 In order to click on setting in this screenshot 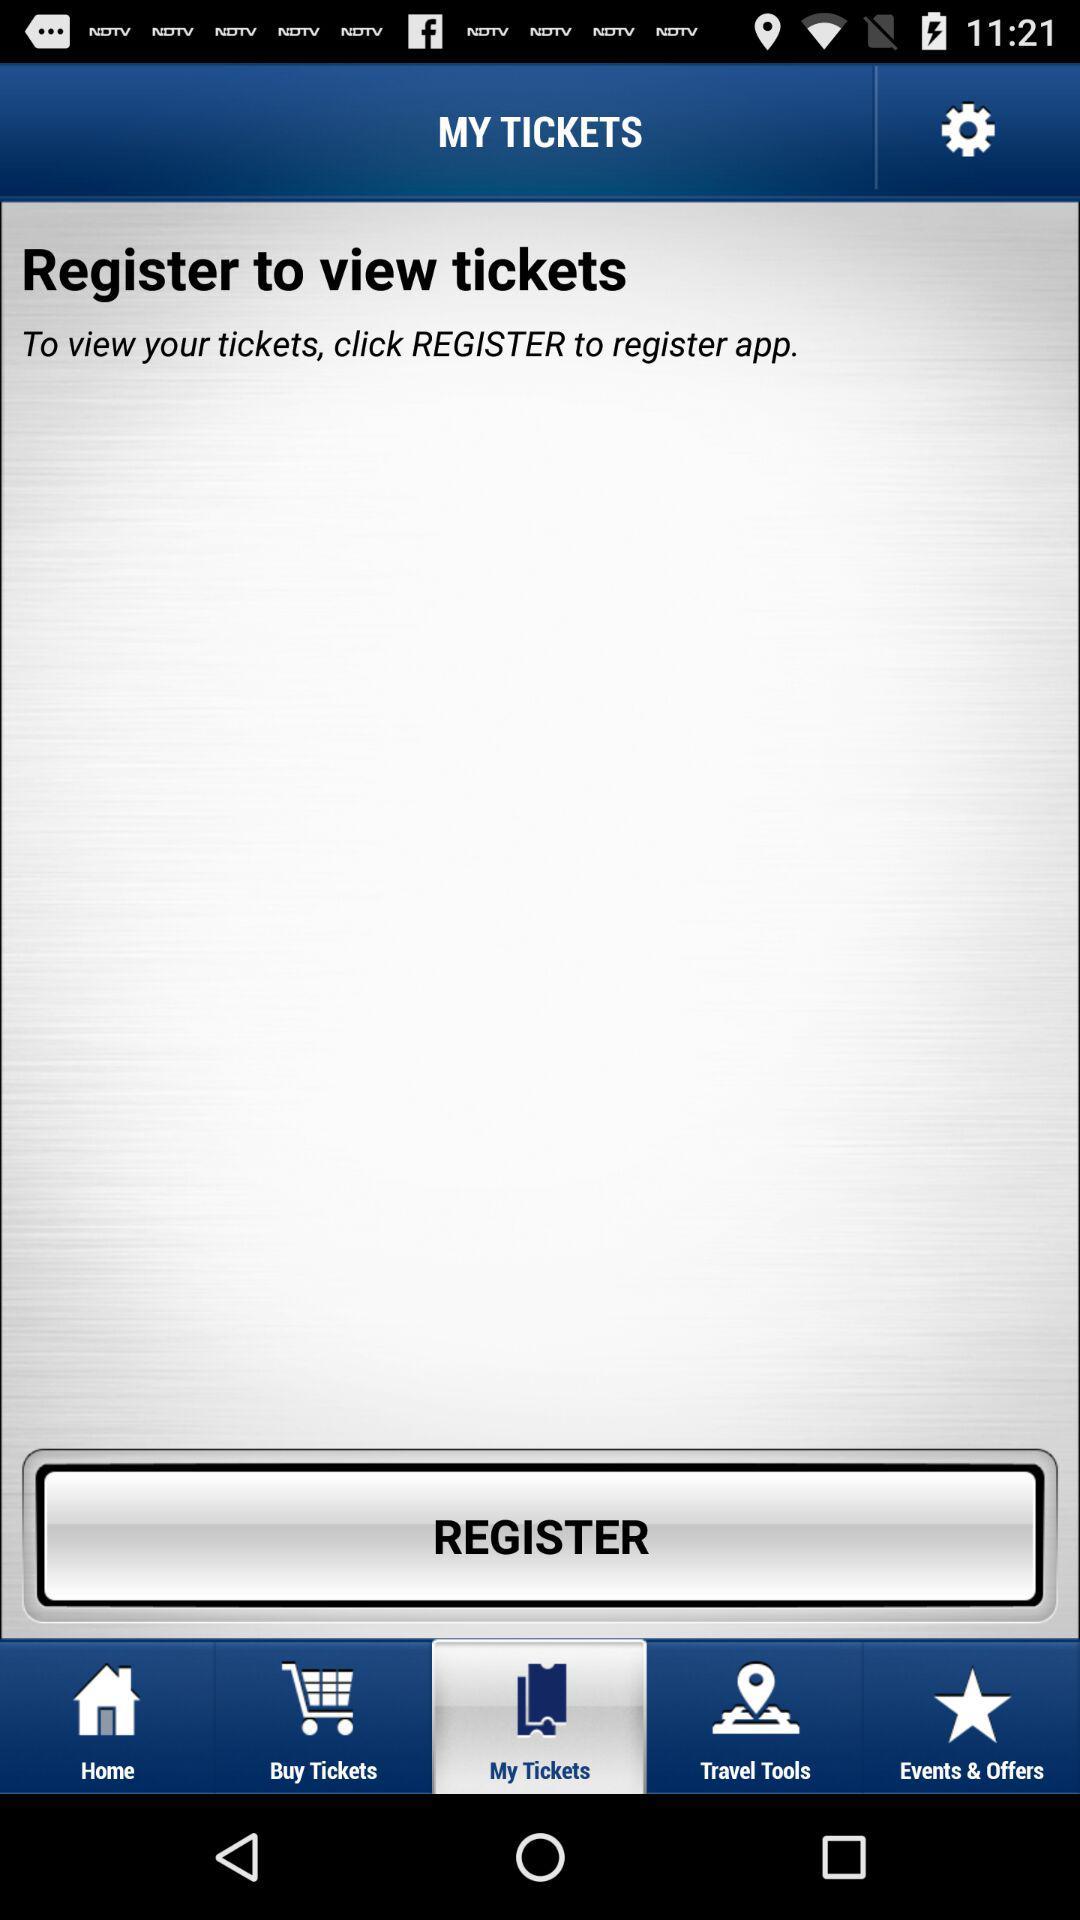, I will do `click(964, 129)`.